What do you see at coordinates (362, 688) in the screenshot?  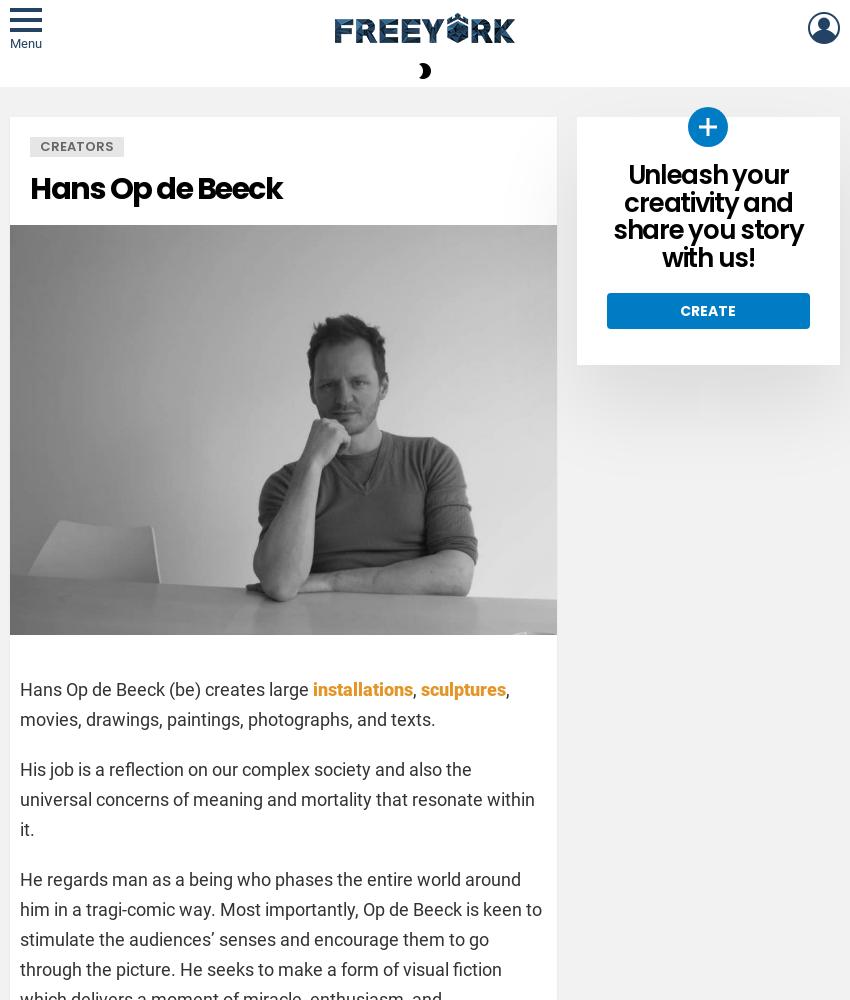 I see `'installations'` at bounding box center [362, 688].